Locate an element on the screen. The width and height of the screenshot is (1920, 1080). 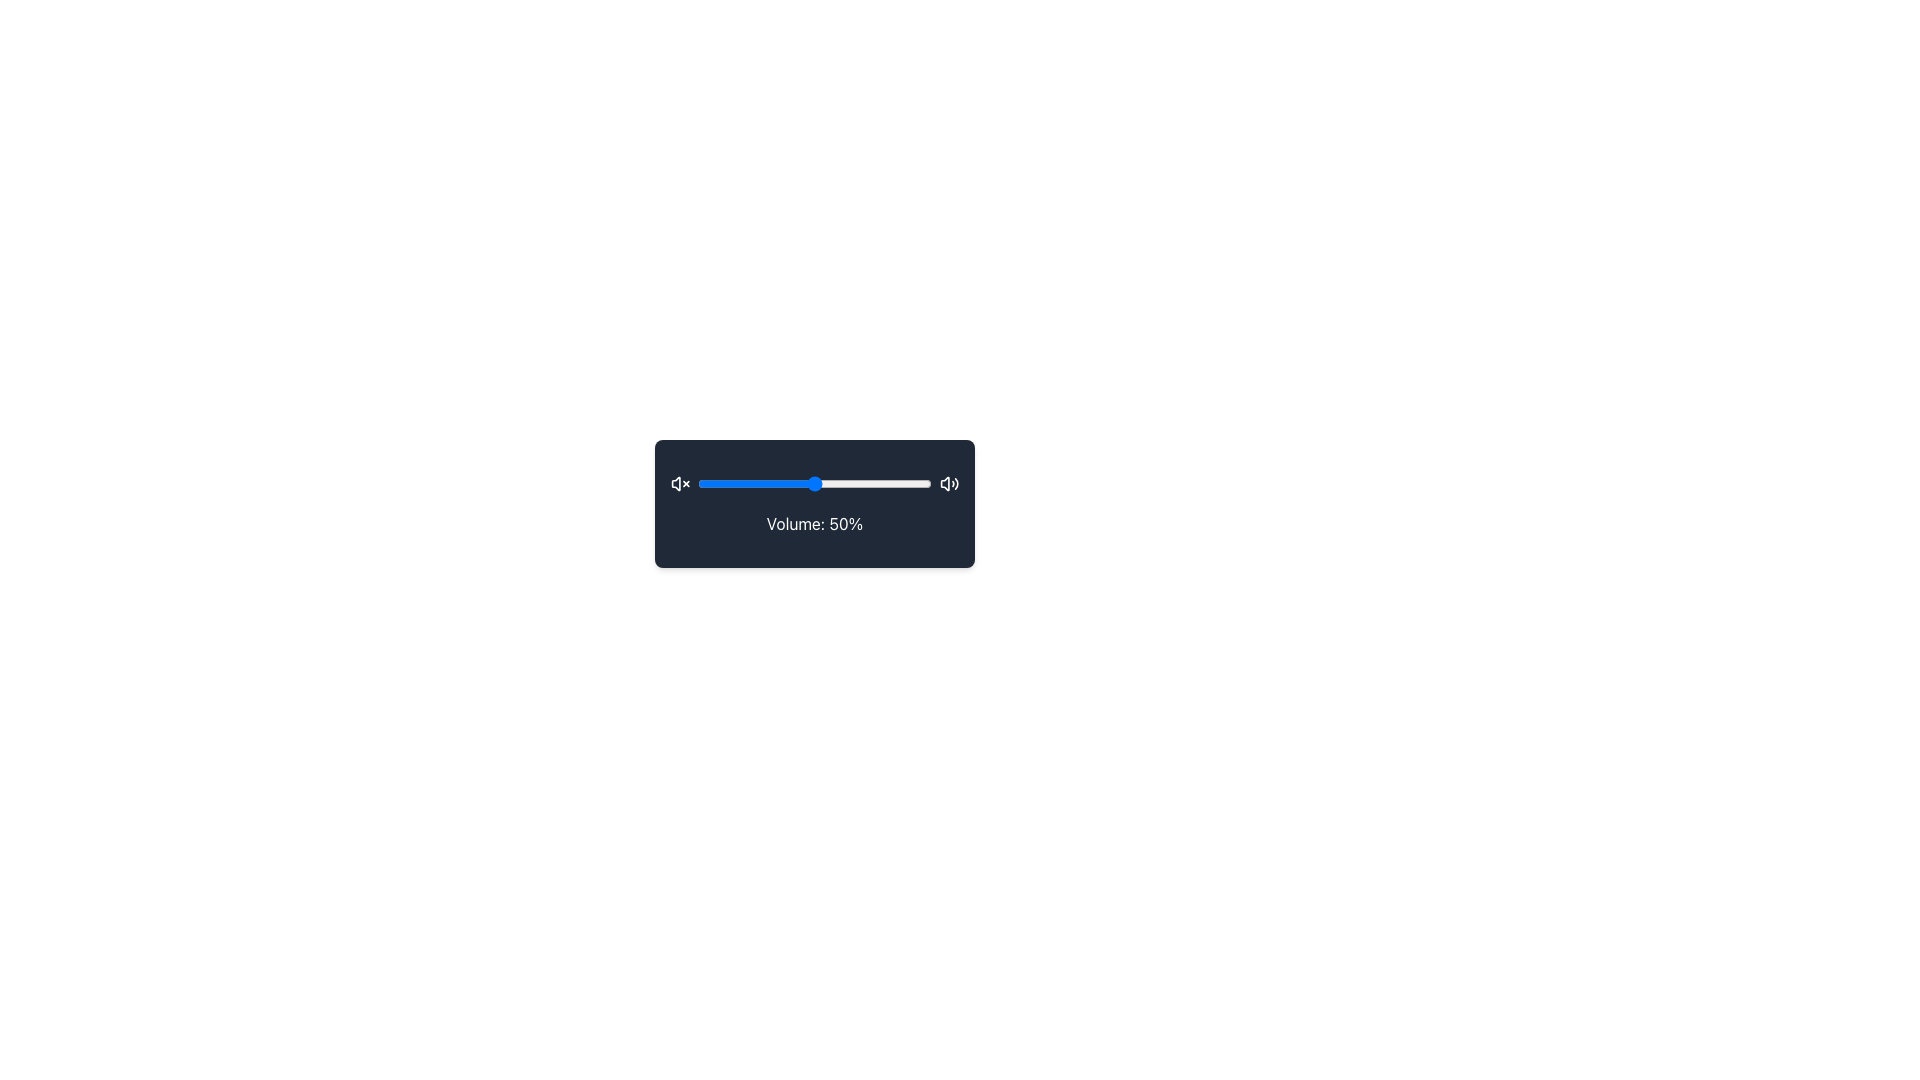
the volume level is located at coordinates (795, 483).